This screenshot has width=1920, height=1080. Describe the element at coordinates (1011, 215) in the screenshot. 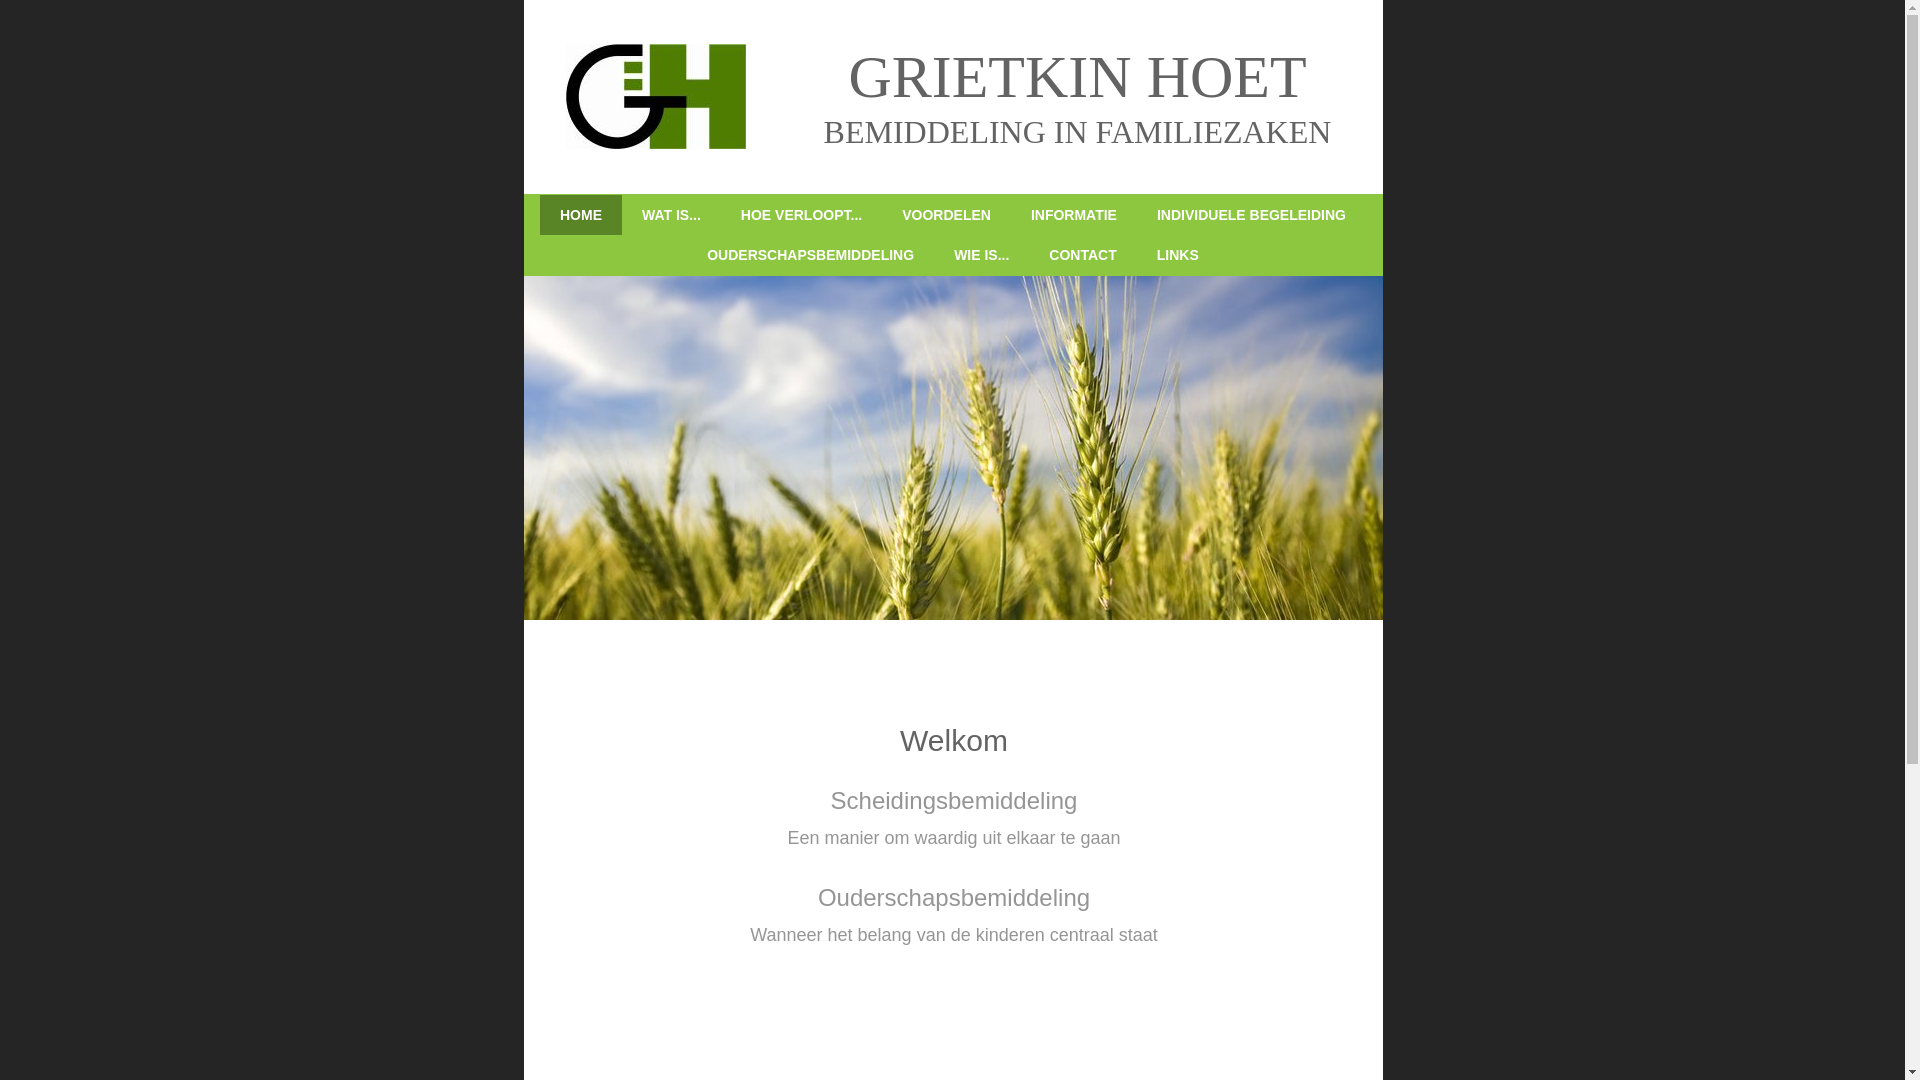

I see `'INFORMATIE'` at that location.